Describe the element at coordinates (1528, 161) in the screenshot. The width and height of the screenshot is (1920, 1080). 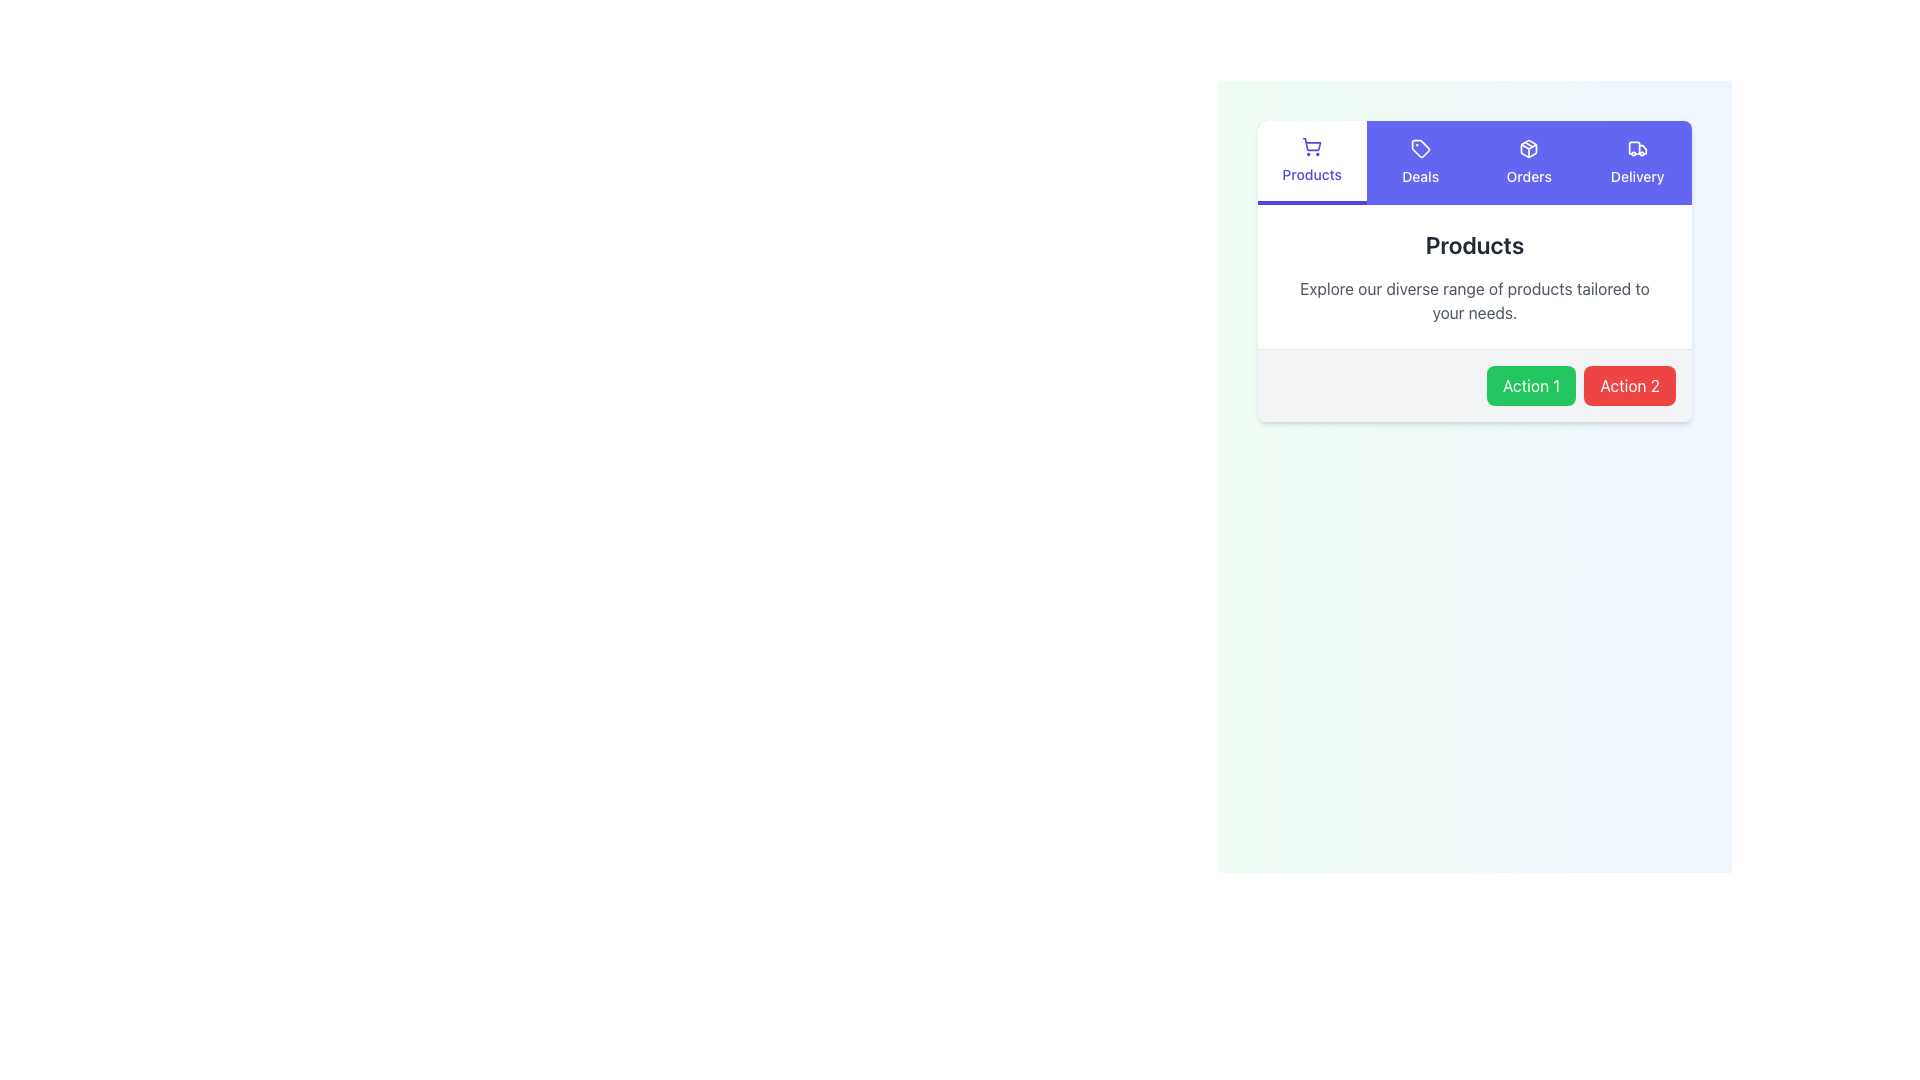
I see `the 'Orders' menu item in the navigation bar` at that location.